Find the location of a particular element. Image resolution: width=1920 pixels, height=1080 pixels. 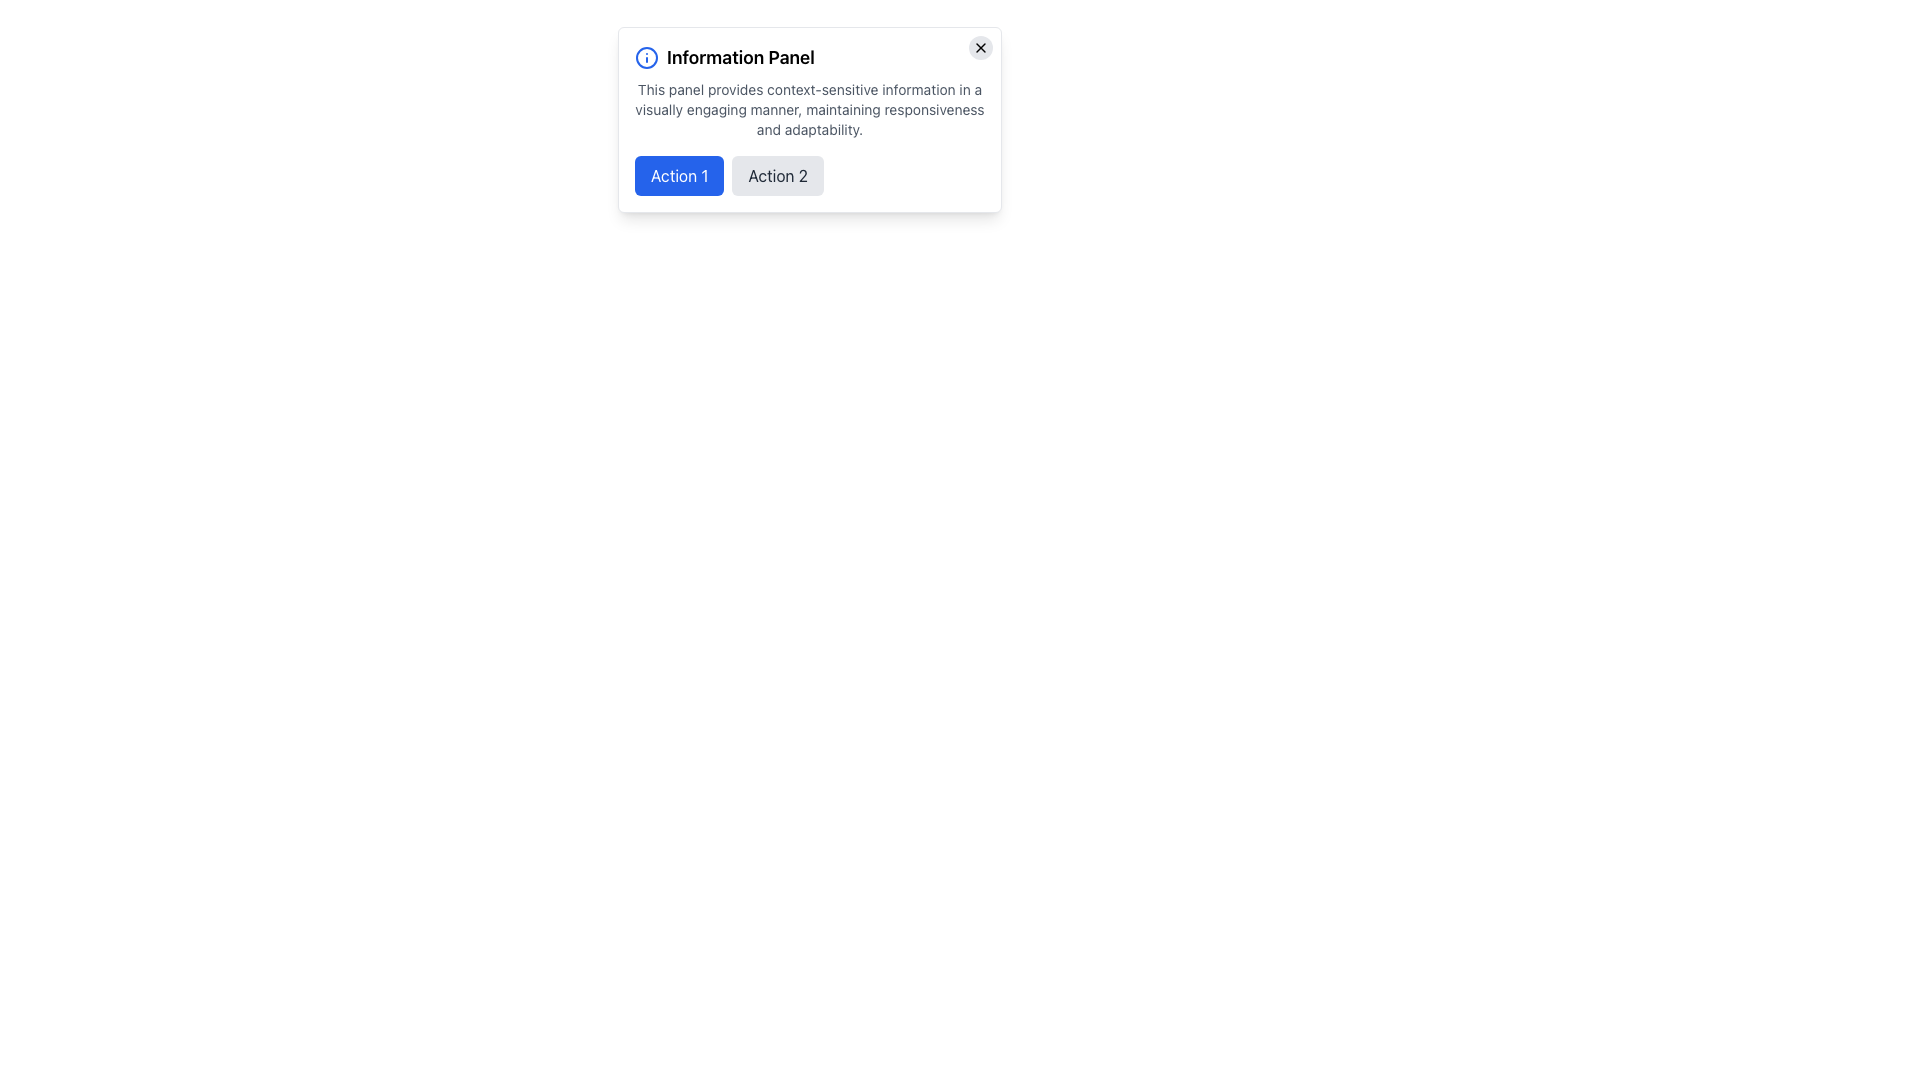

the small circular close button with an 'X' icon located in the top-right corner of the 'Information Panel' for potential UI feedback is located at coordinates (980, 46).